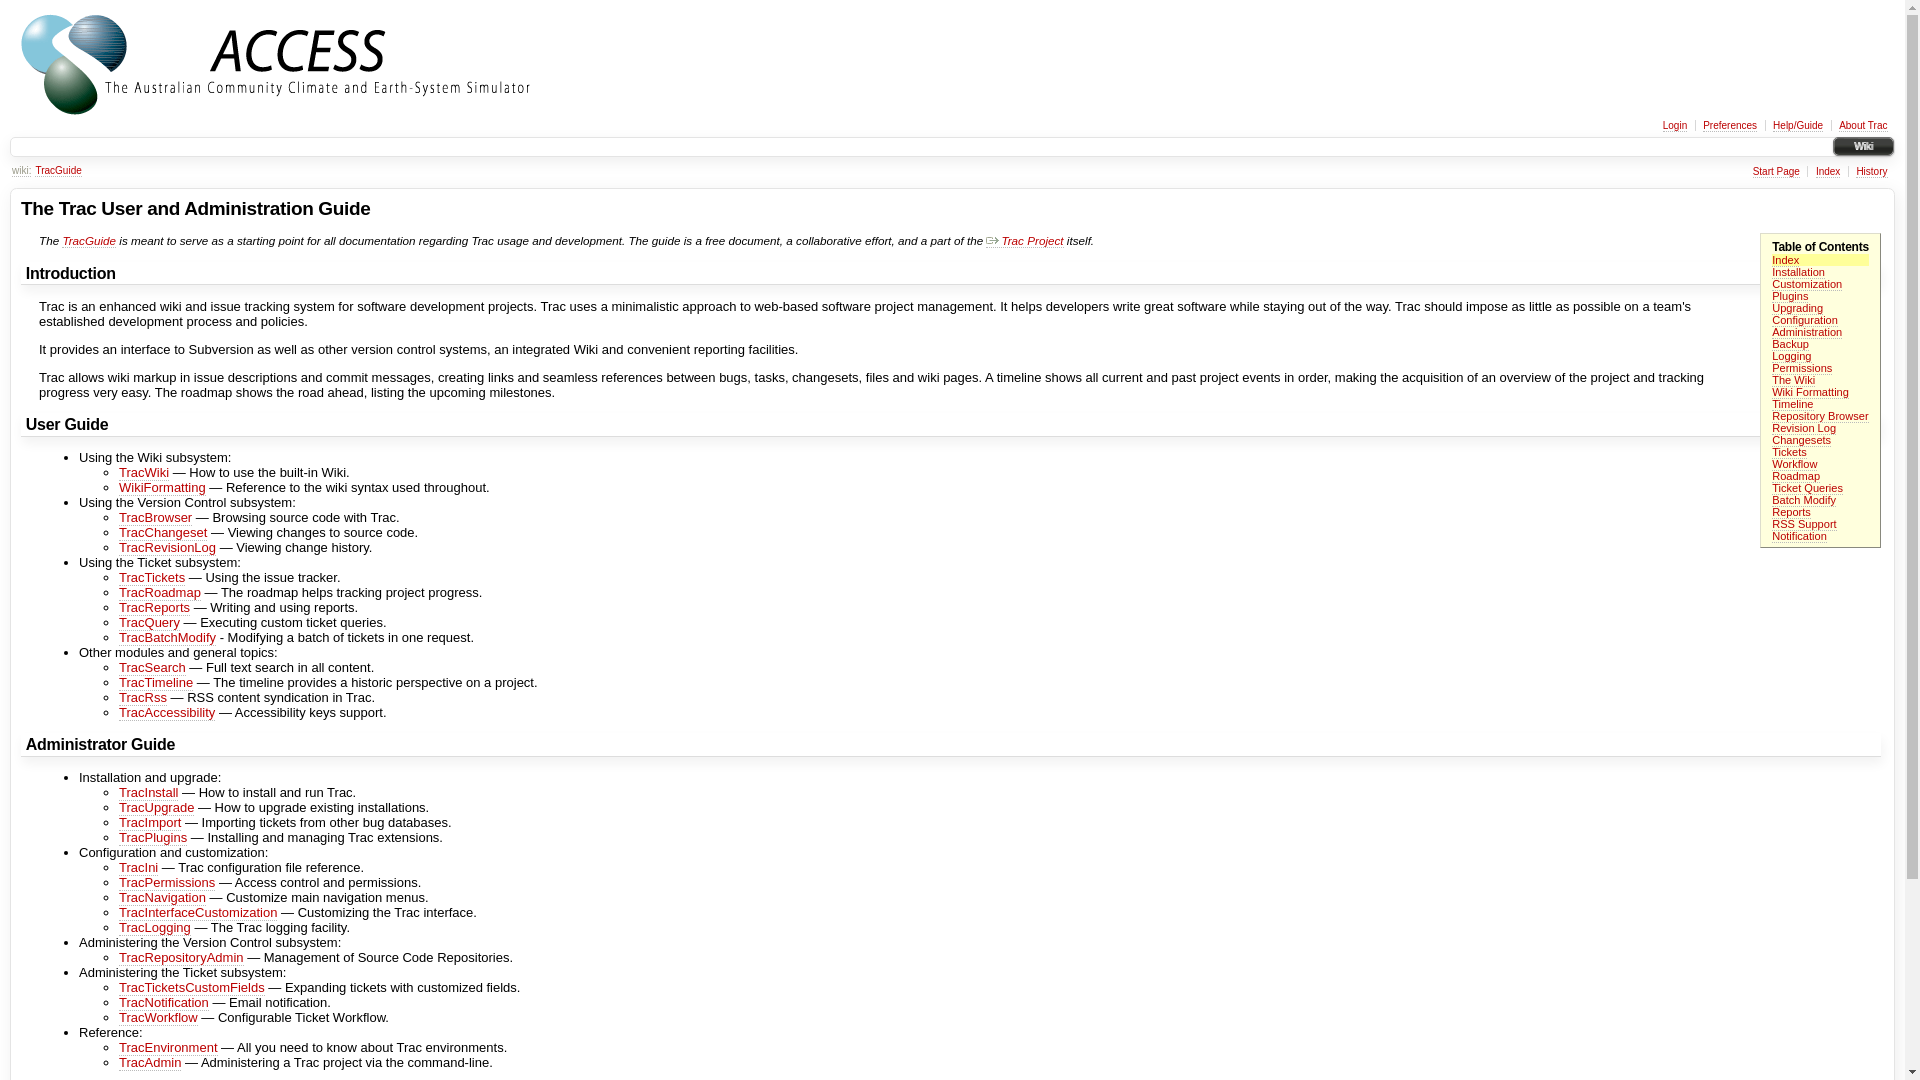 The height and width of the screenshot is (1080, 1920). Describe the element at coordinates (118, 622) in the screenshot. I see `'TracQuery'` at that location.